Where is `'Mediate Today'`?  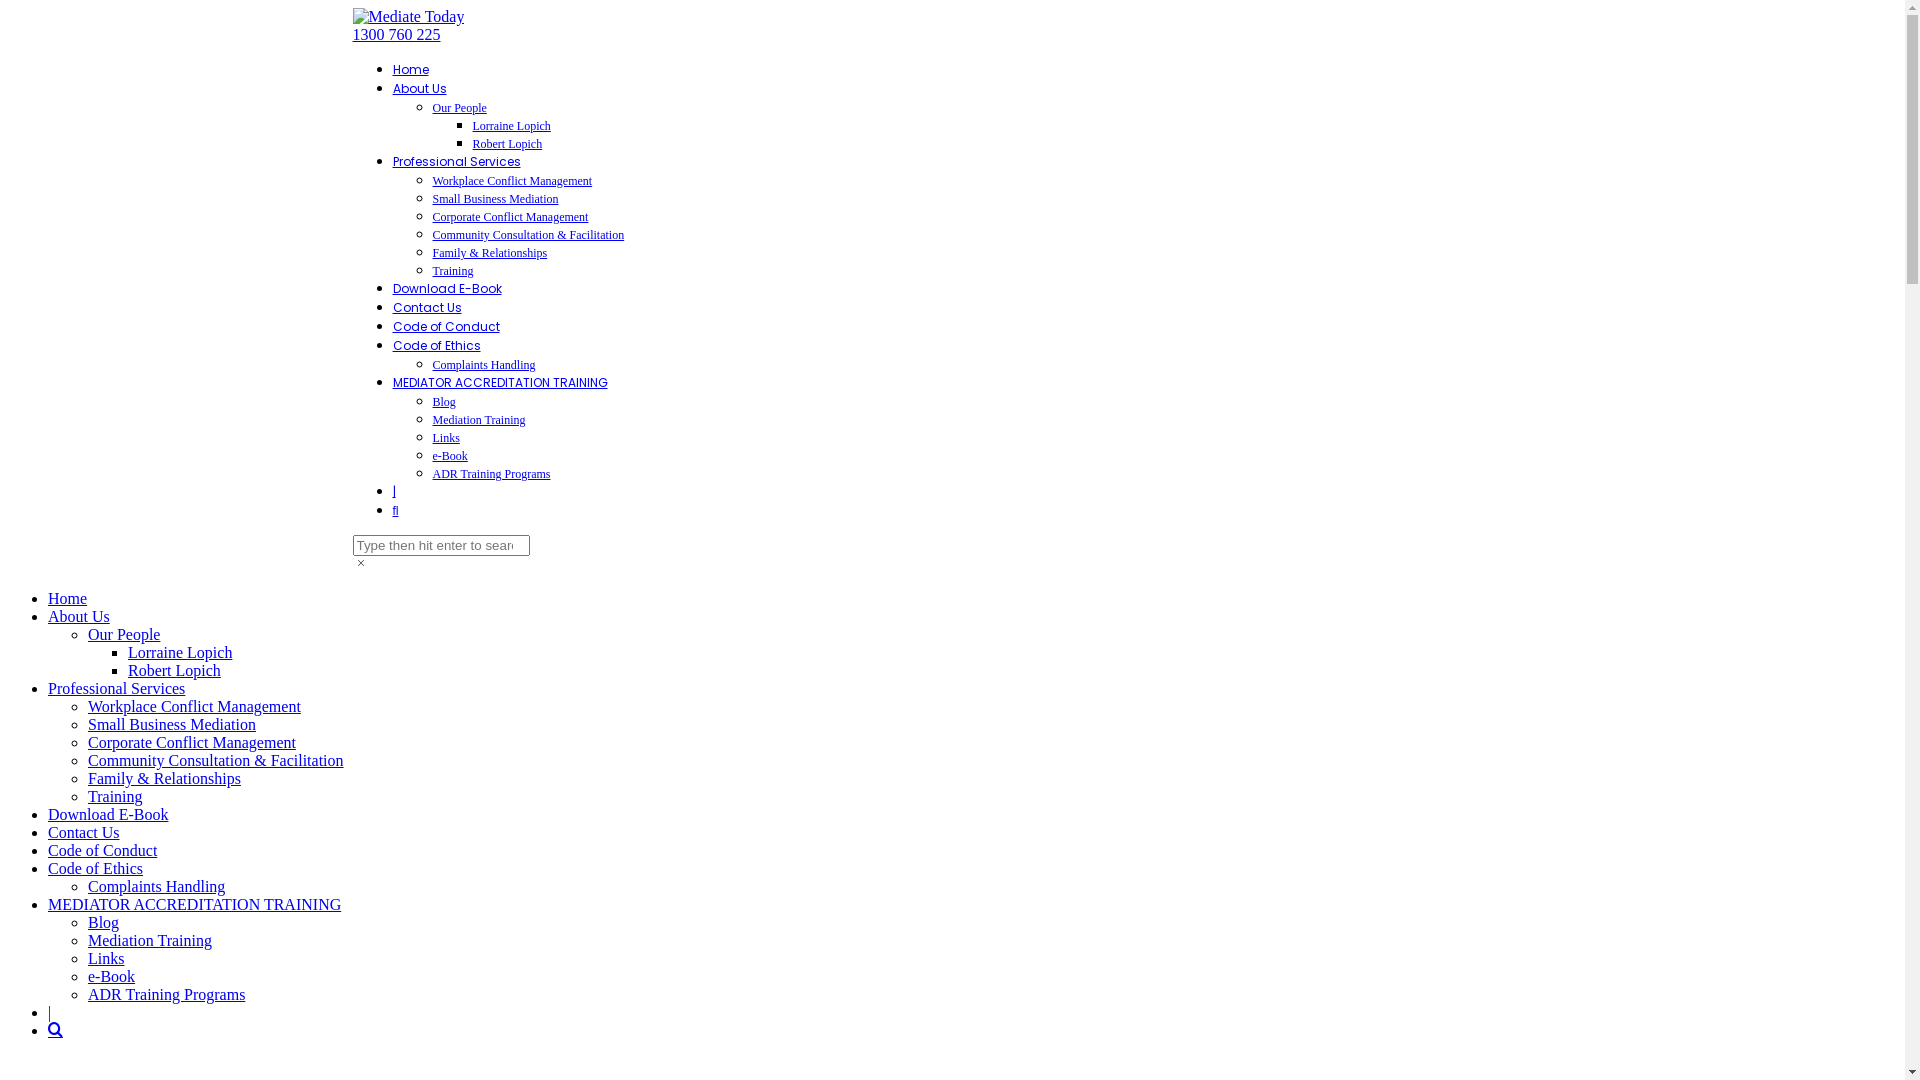 'Mediate Today' is located at coordinates (407, 16).